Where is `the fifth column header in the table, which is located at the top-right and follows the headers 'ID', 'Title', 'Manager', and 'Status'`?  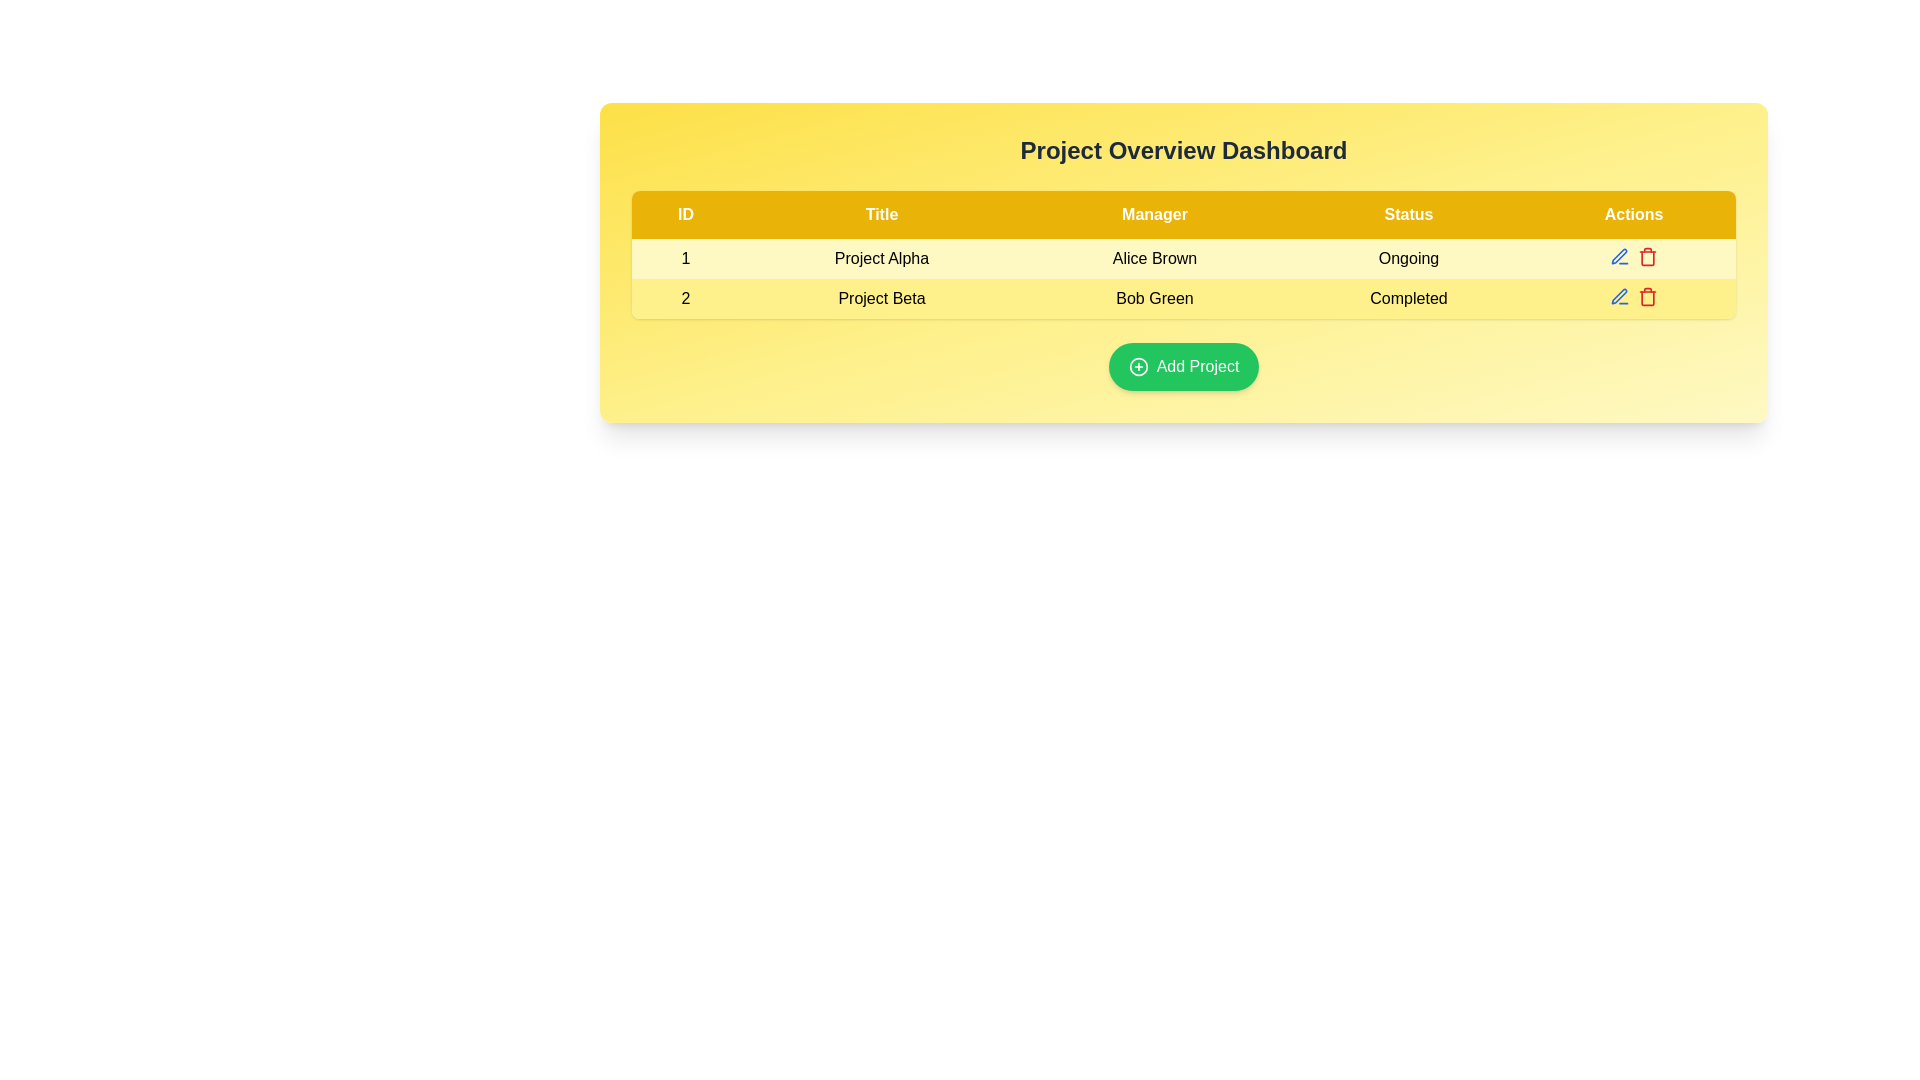 the fifth column header in the table, which is located at the top-right and follows the headers 'ID', 'Title', 'Manager', and 'Status' is located at coordinates (1633, 215).